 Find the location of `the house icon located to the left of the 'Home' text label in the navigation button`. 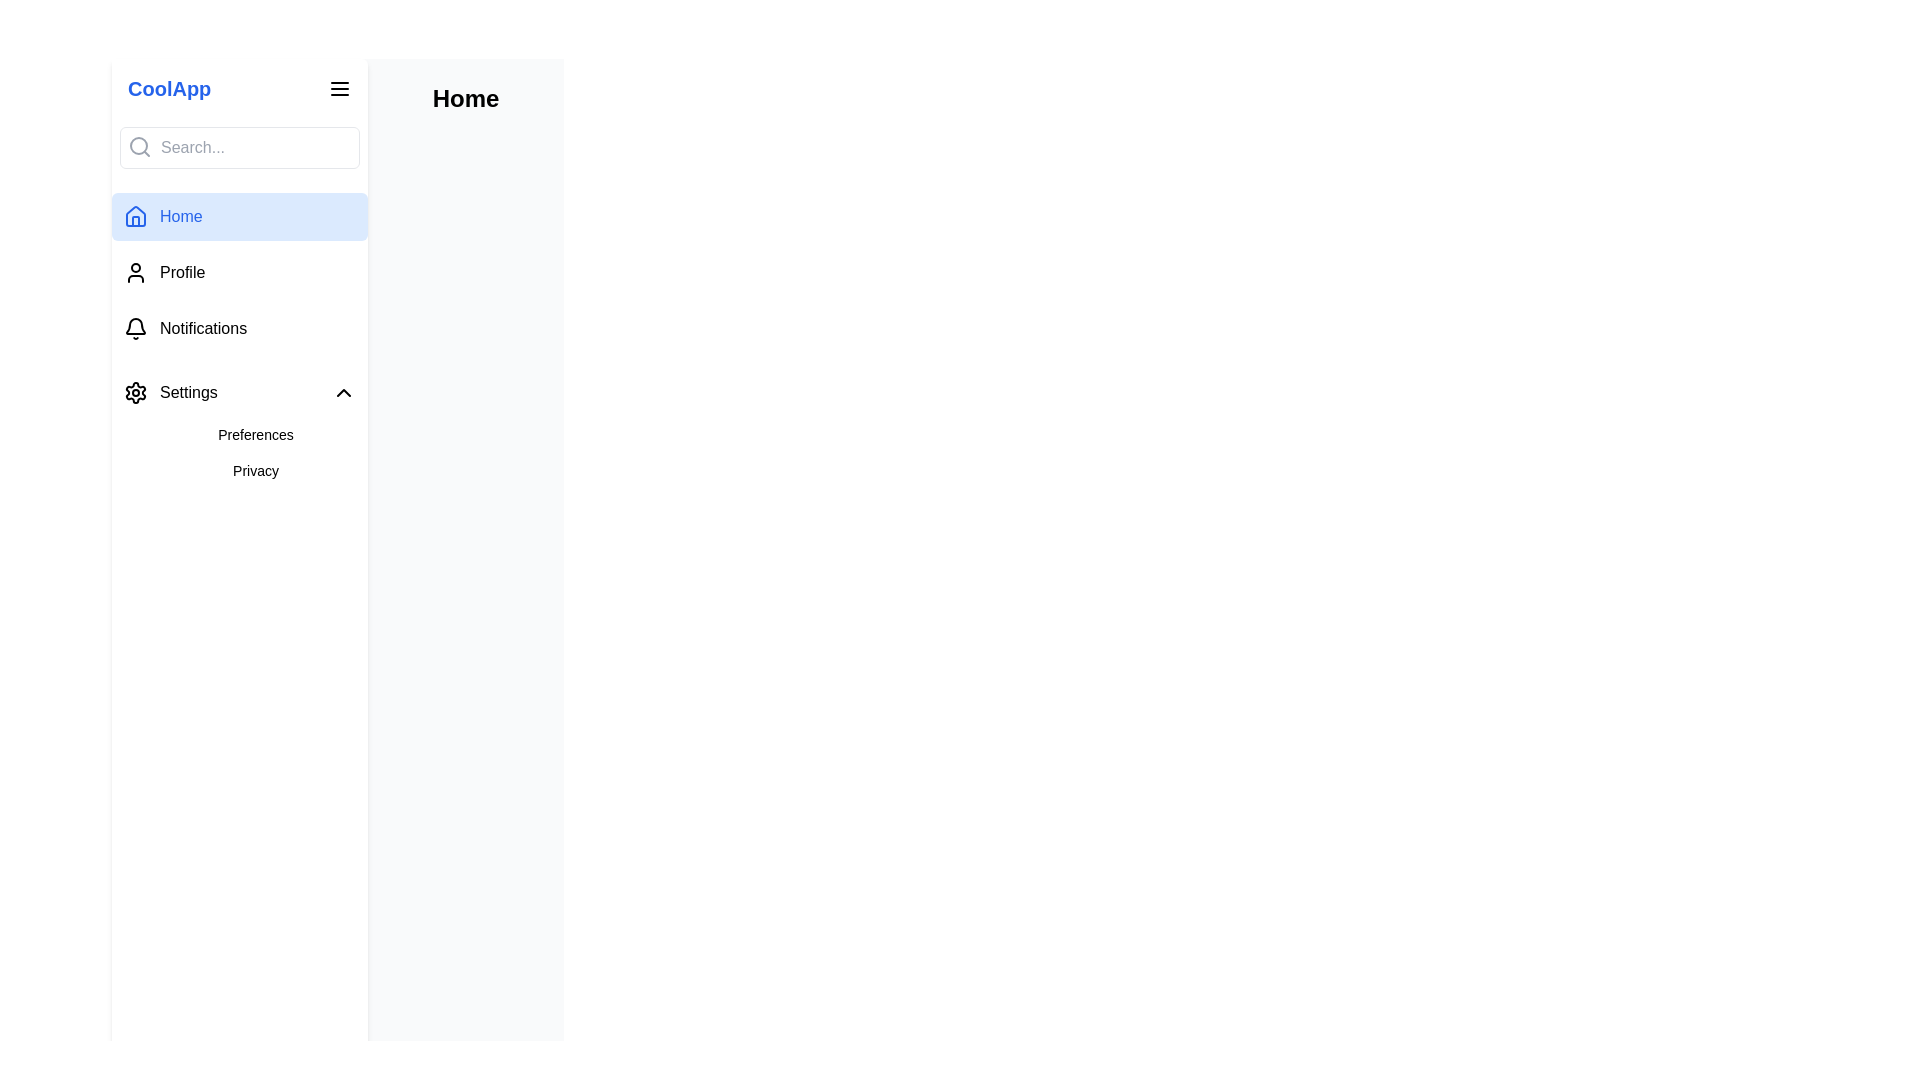

the house icon located to the left of the 'Home' text label in the navigation button is located at coordinates (134, 216).